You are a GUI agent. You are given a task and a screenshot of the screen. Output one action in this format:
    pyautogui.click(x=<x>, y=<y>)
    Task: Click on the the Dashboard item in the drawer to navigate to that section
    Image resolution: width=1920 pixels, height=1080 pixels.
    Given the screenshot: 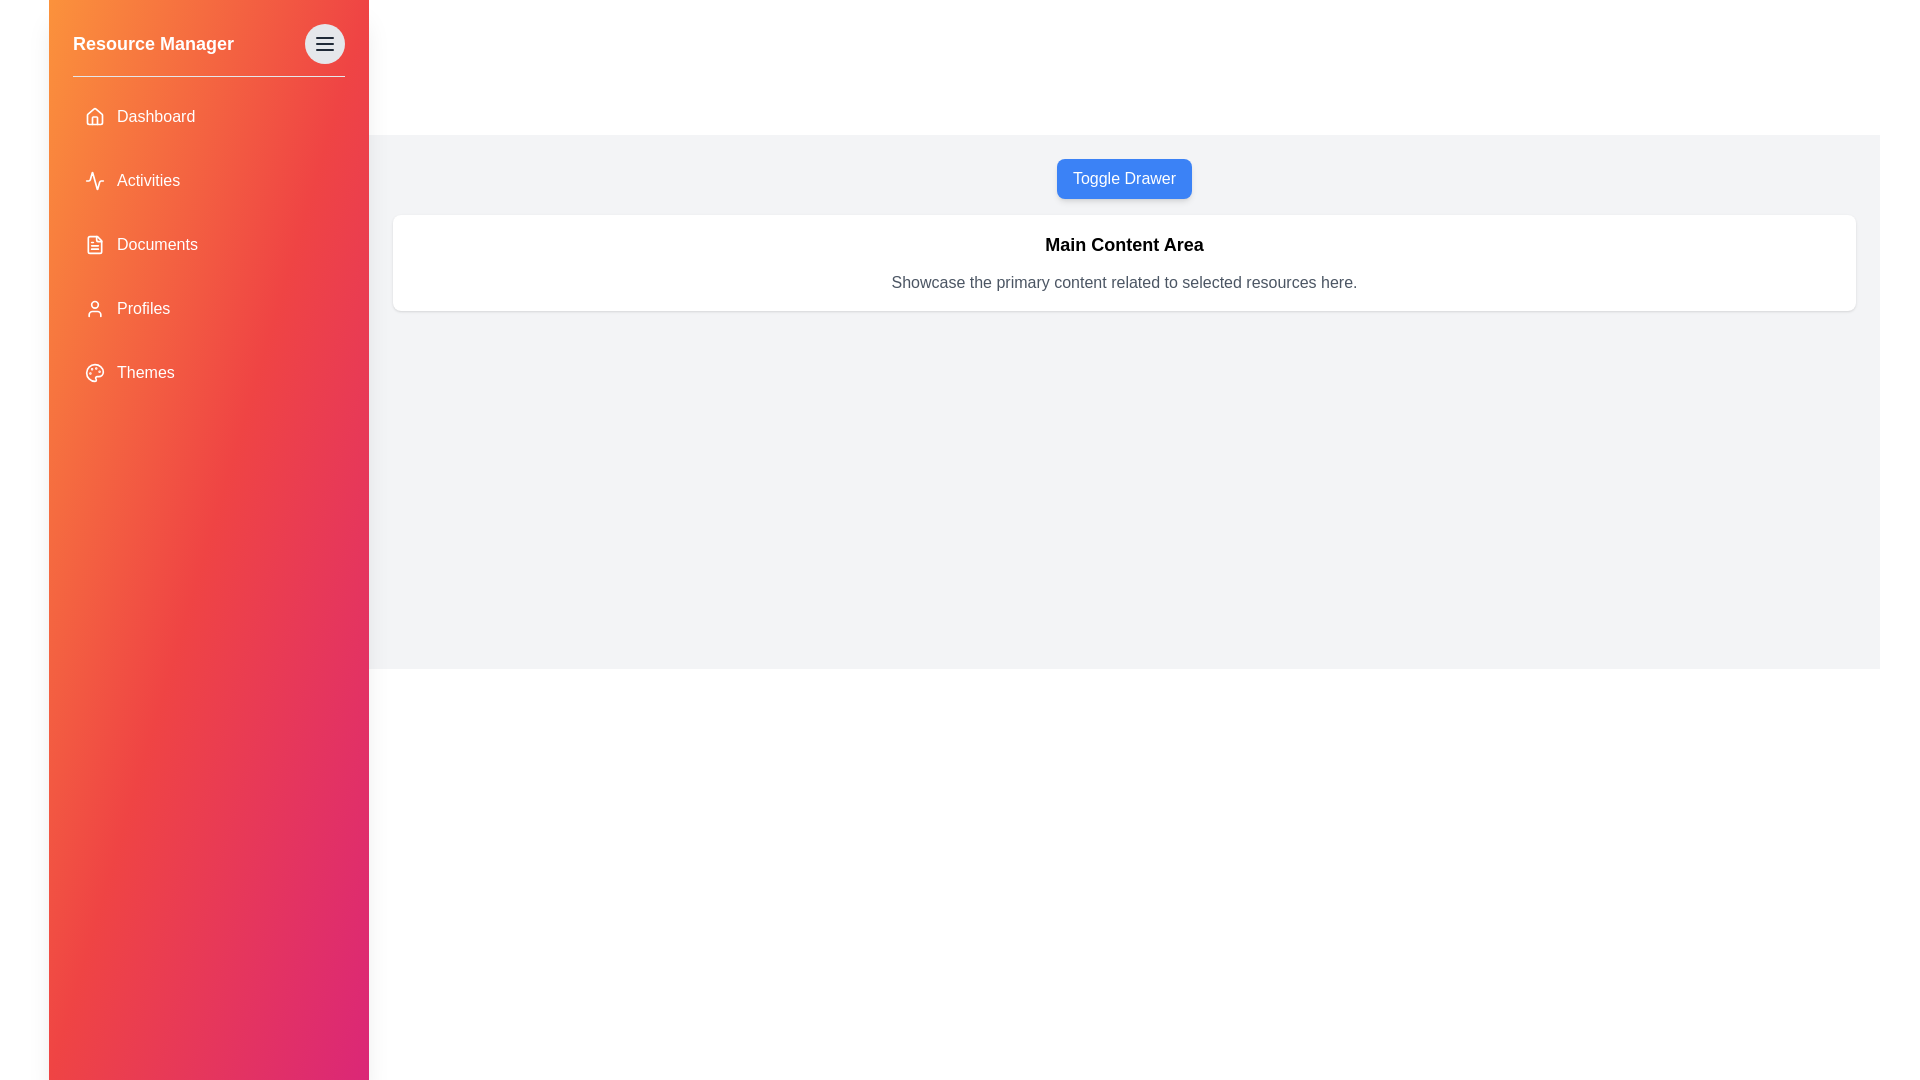 What is the action you would take?
    pyautogui.click(x=209, y=116)
    